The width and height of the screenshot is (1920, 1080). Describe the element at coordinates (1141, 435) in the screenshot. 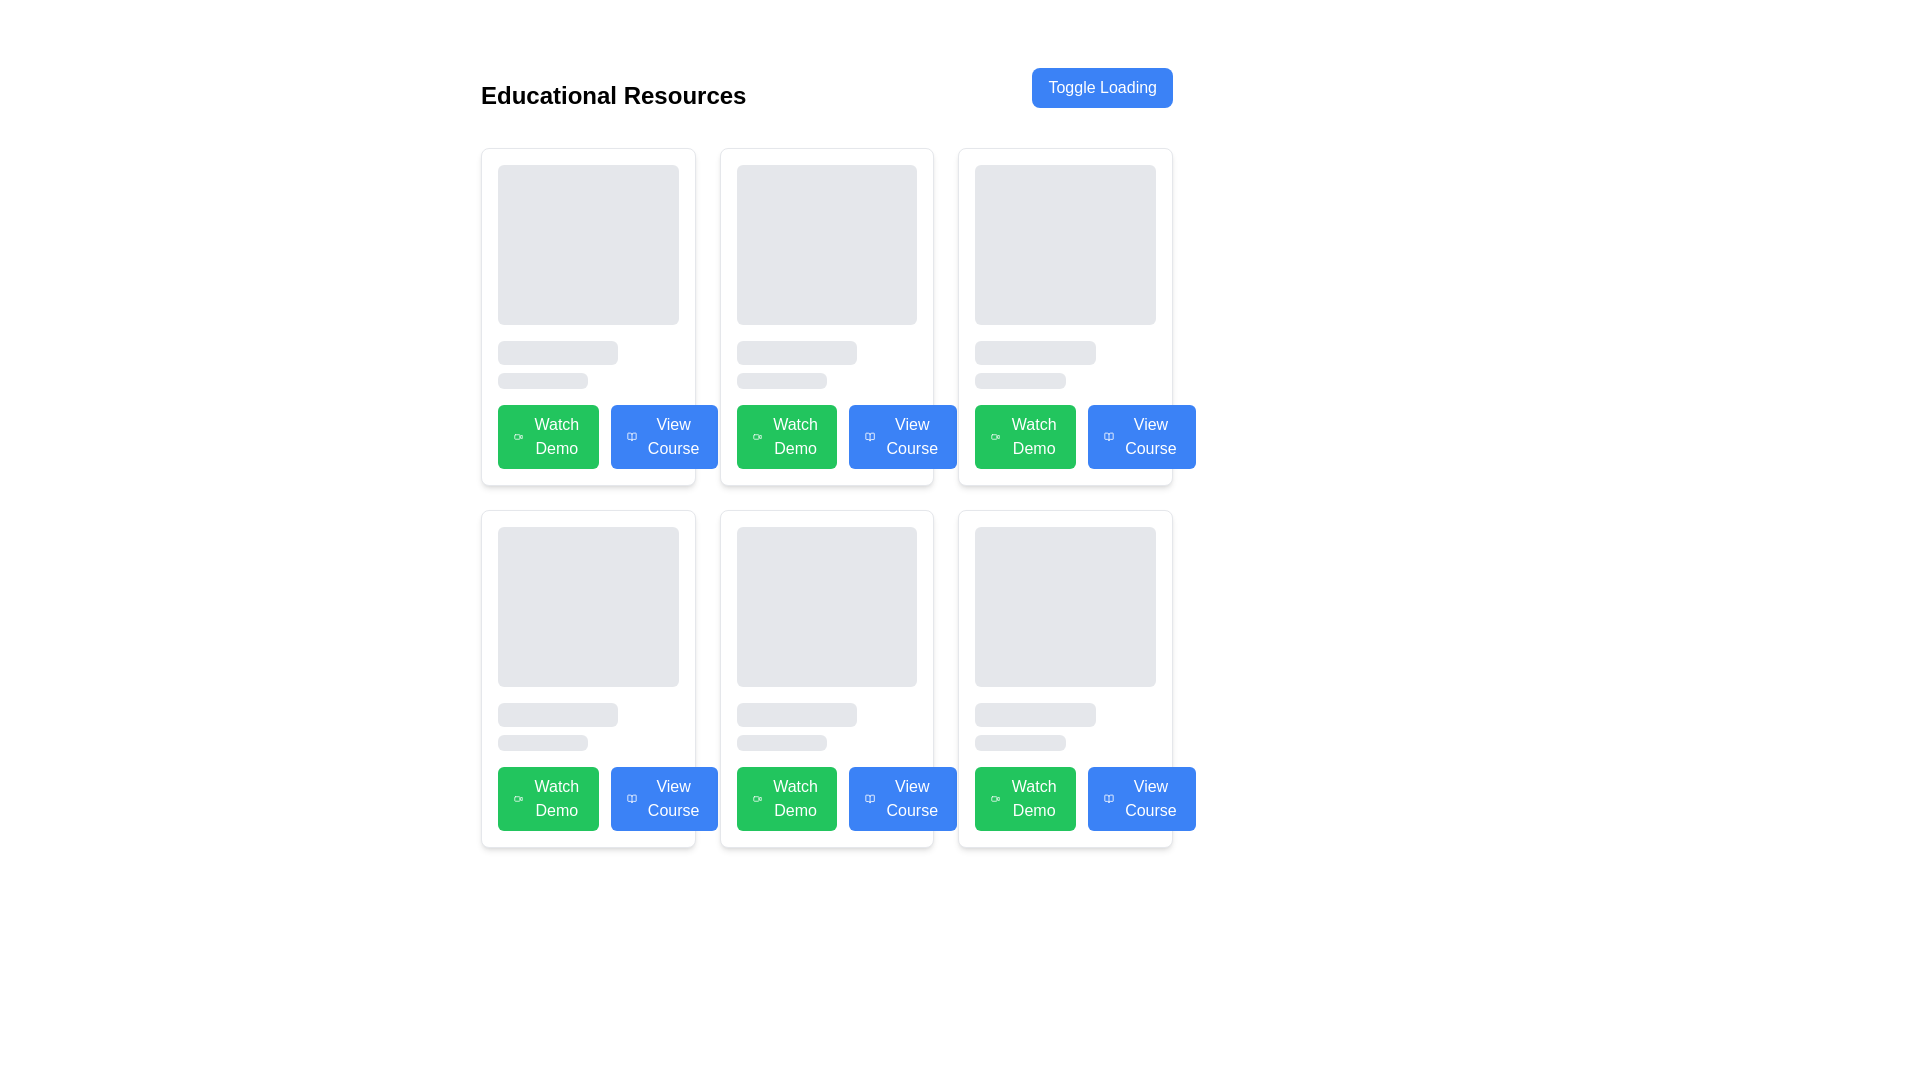

I see `the second button in the group of buttons that includes 'Watch Demo' and 'View Course'` at that location.